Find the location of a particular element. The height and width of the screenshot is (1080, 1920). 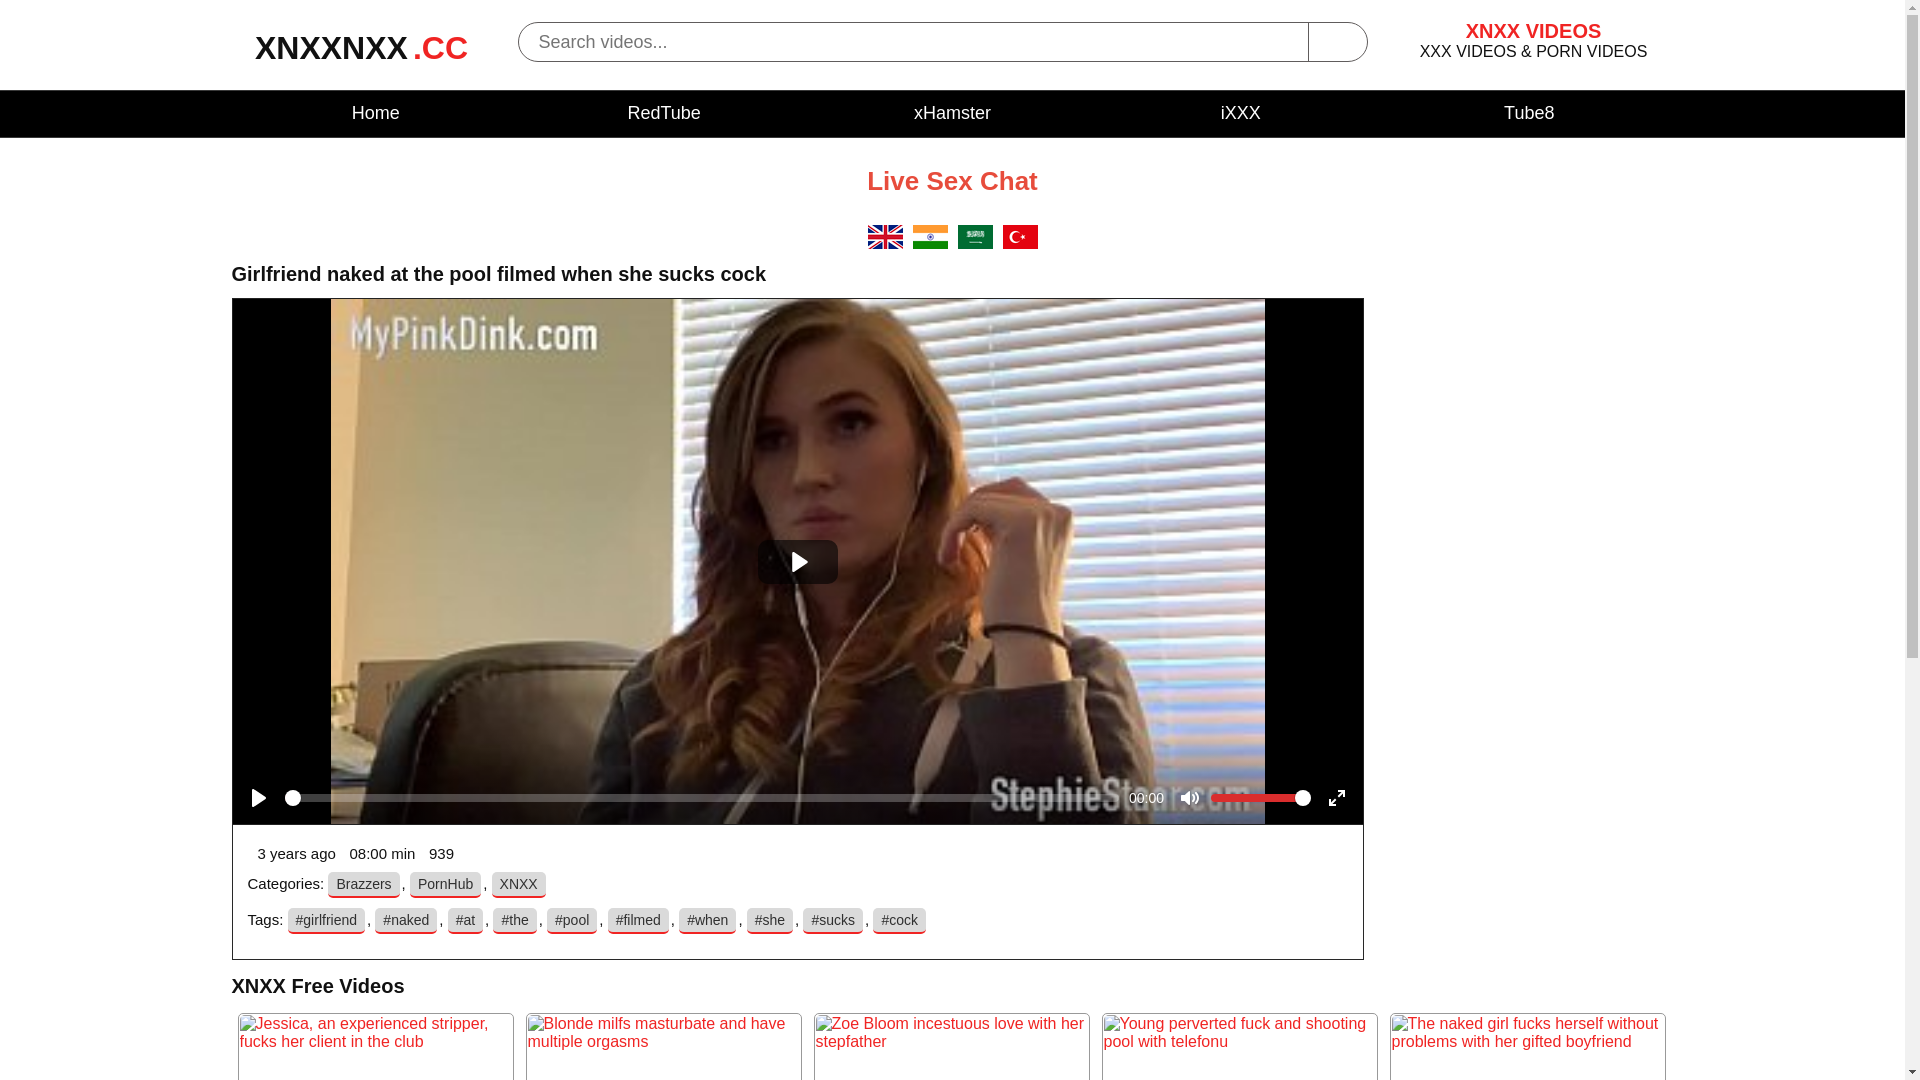

'TR' is located at coordinates (1002, 242).